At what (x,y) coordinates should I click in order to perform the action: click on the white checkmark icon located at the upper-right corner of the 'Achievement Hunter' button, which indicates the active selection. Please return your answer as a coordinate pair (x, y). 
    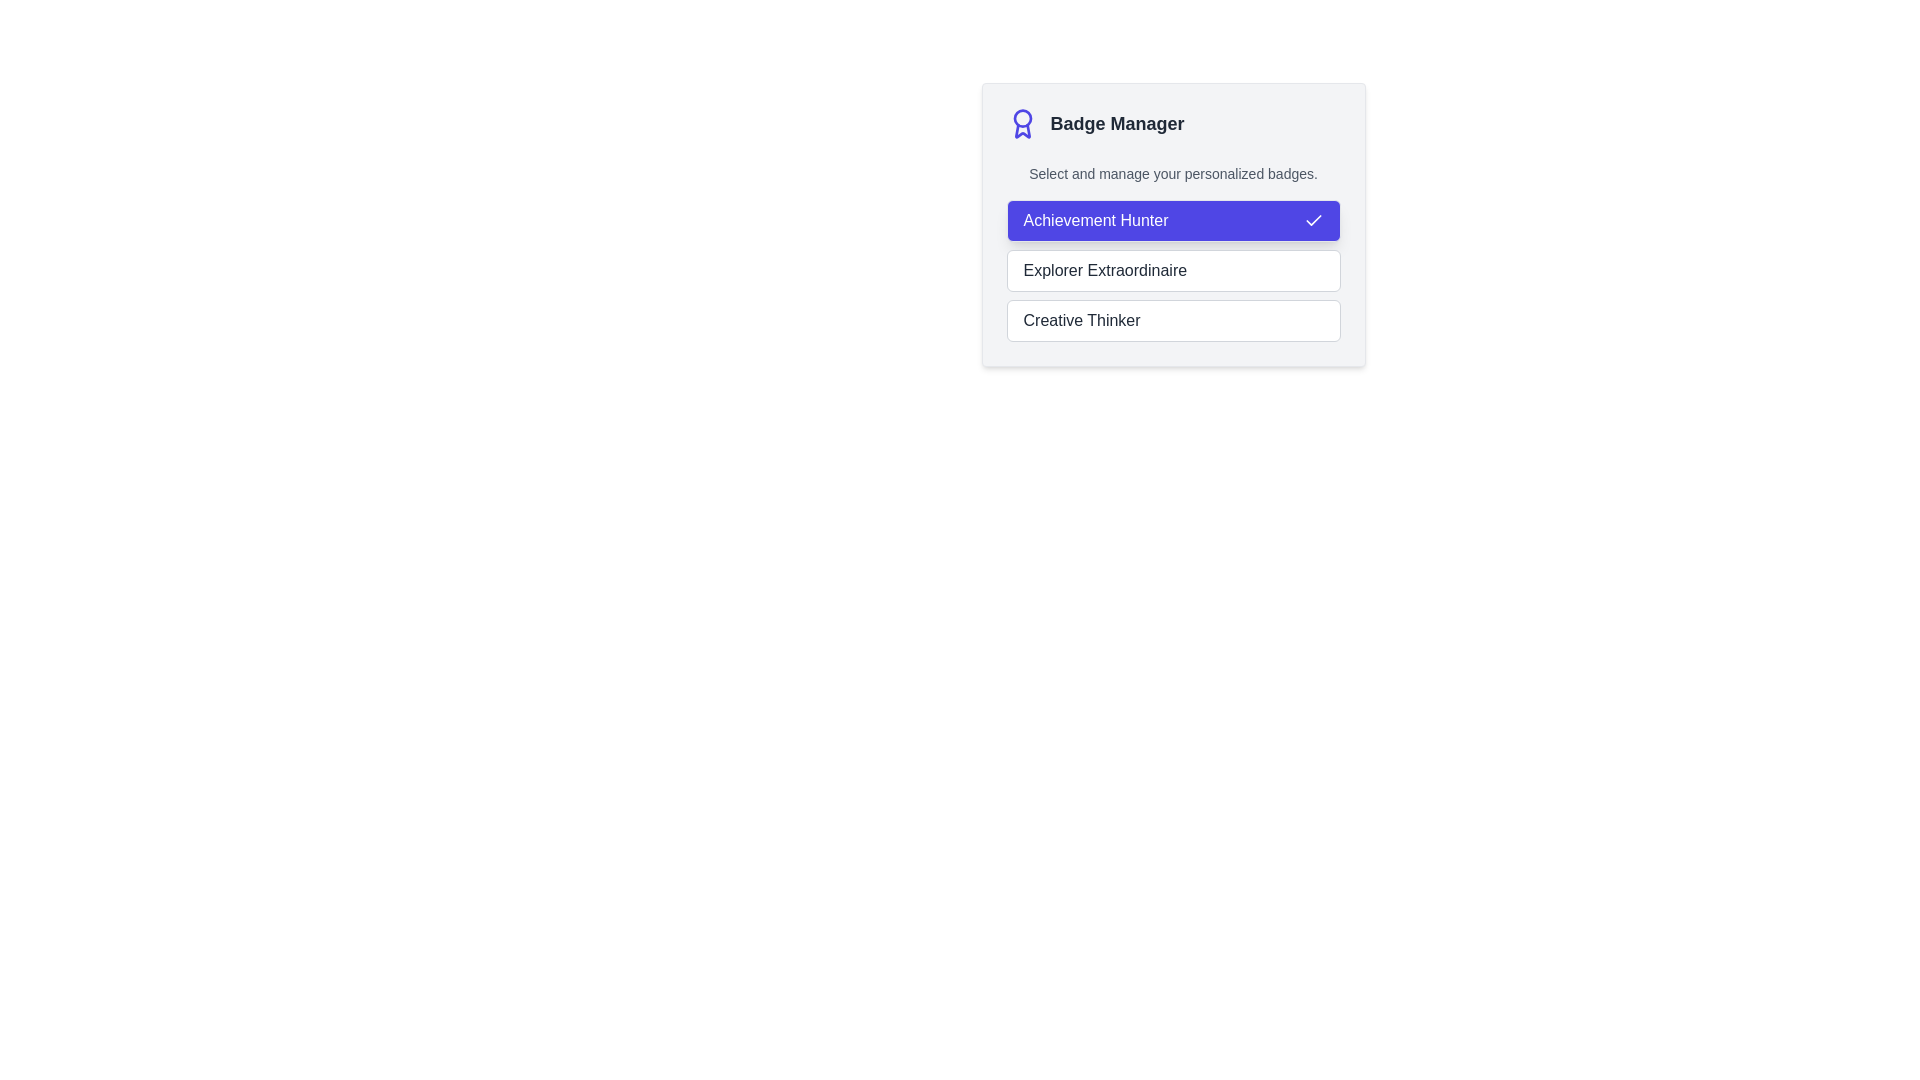
    Looking at the image, I should click on (1313, 220).